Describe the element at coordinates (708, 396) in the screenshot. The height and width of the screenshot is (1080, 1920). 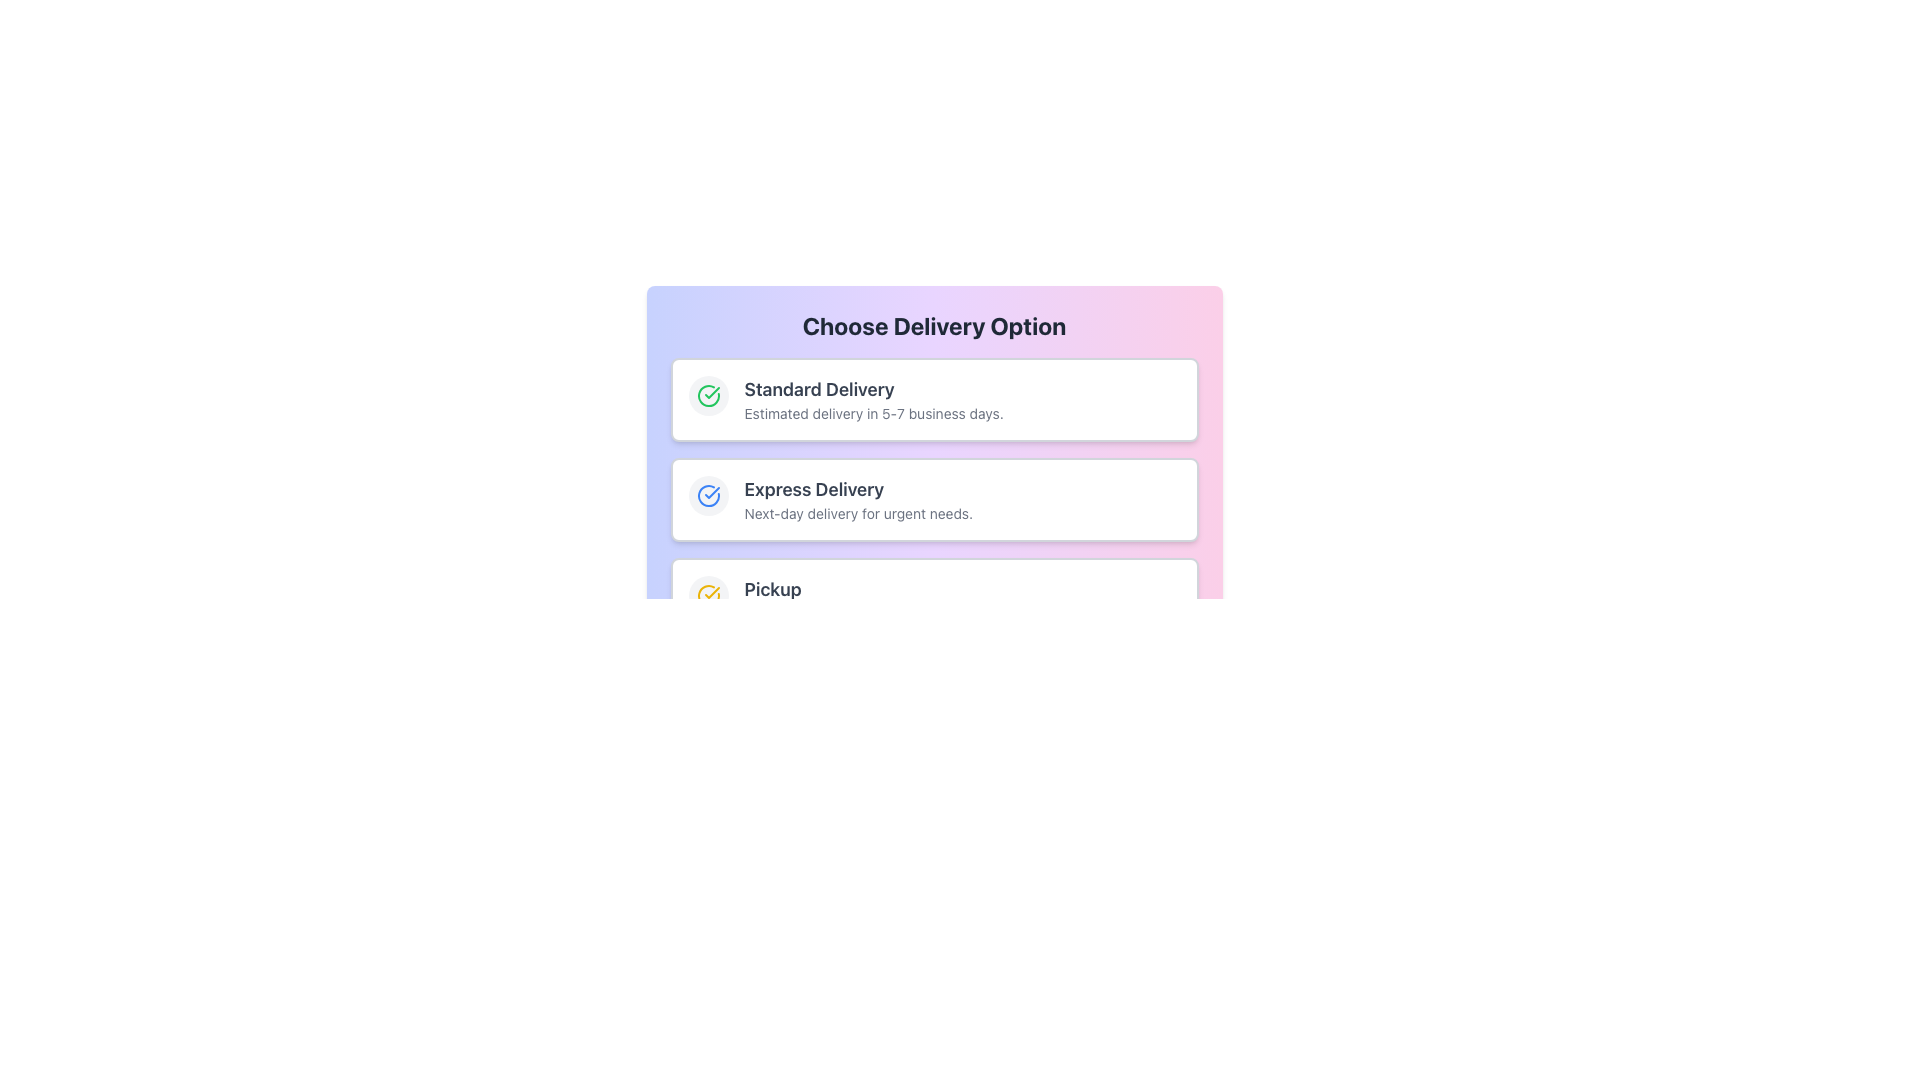
I see `the 'Standard Delivery' icon, which visually indicates the selection or status of this delivery option, located at the upper left corner of the 'Standard Delivery' selection card` at that location.